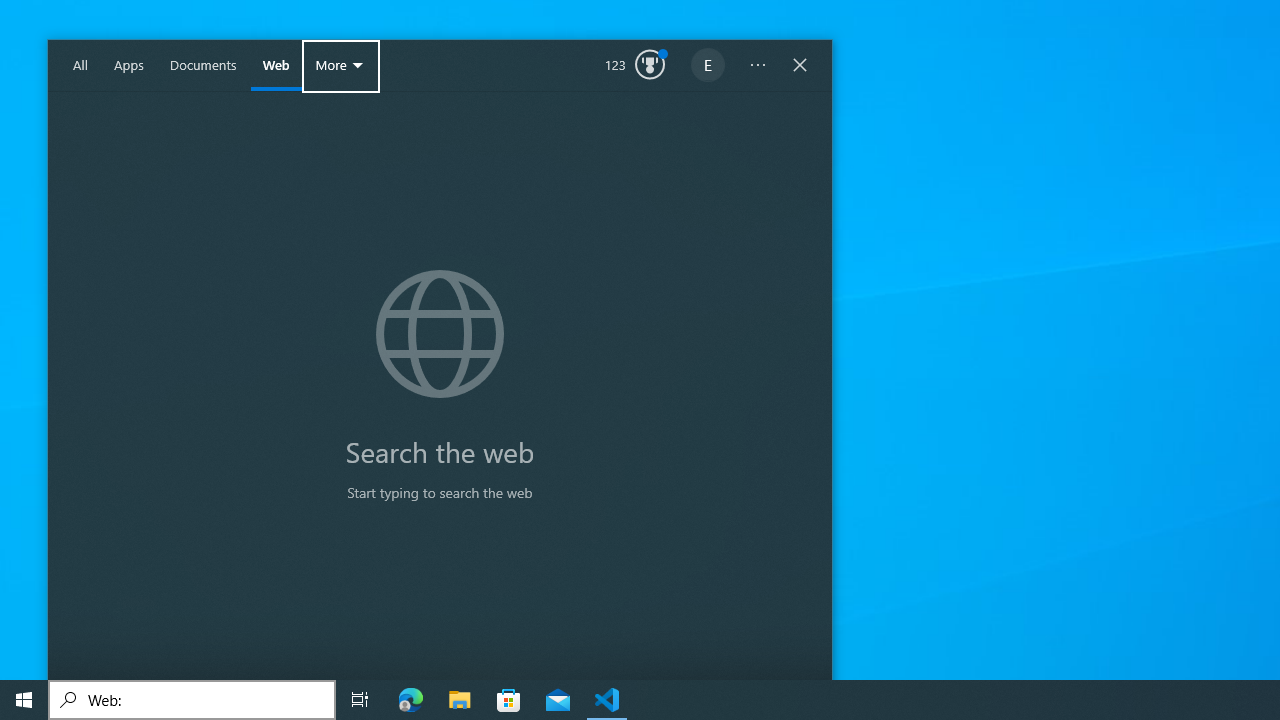  What do you see at coordinates (341, 65) in the screenshot?
I see `'More'` at bounding box center [341, 65].